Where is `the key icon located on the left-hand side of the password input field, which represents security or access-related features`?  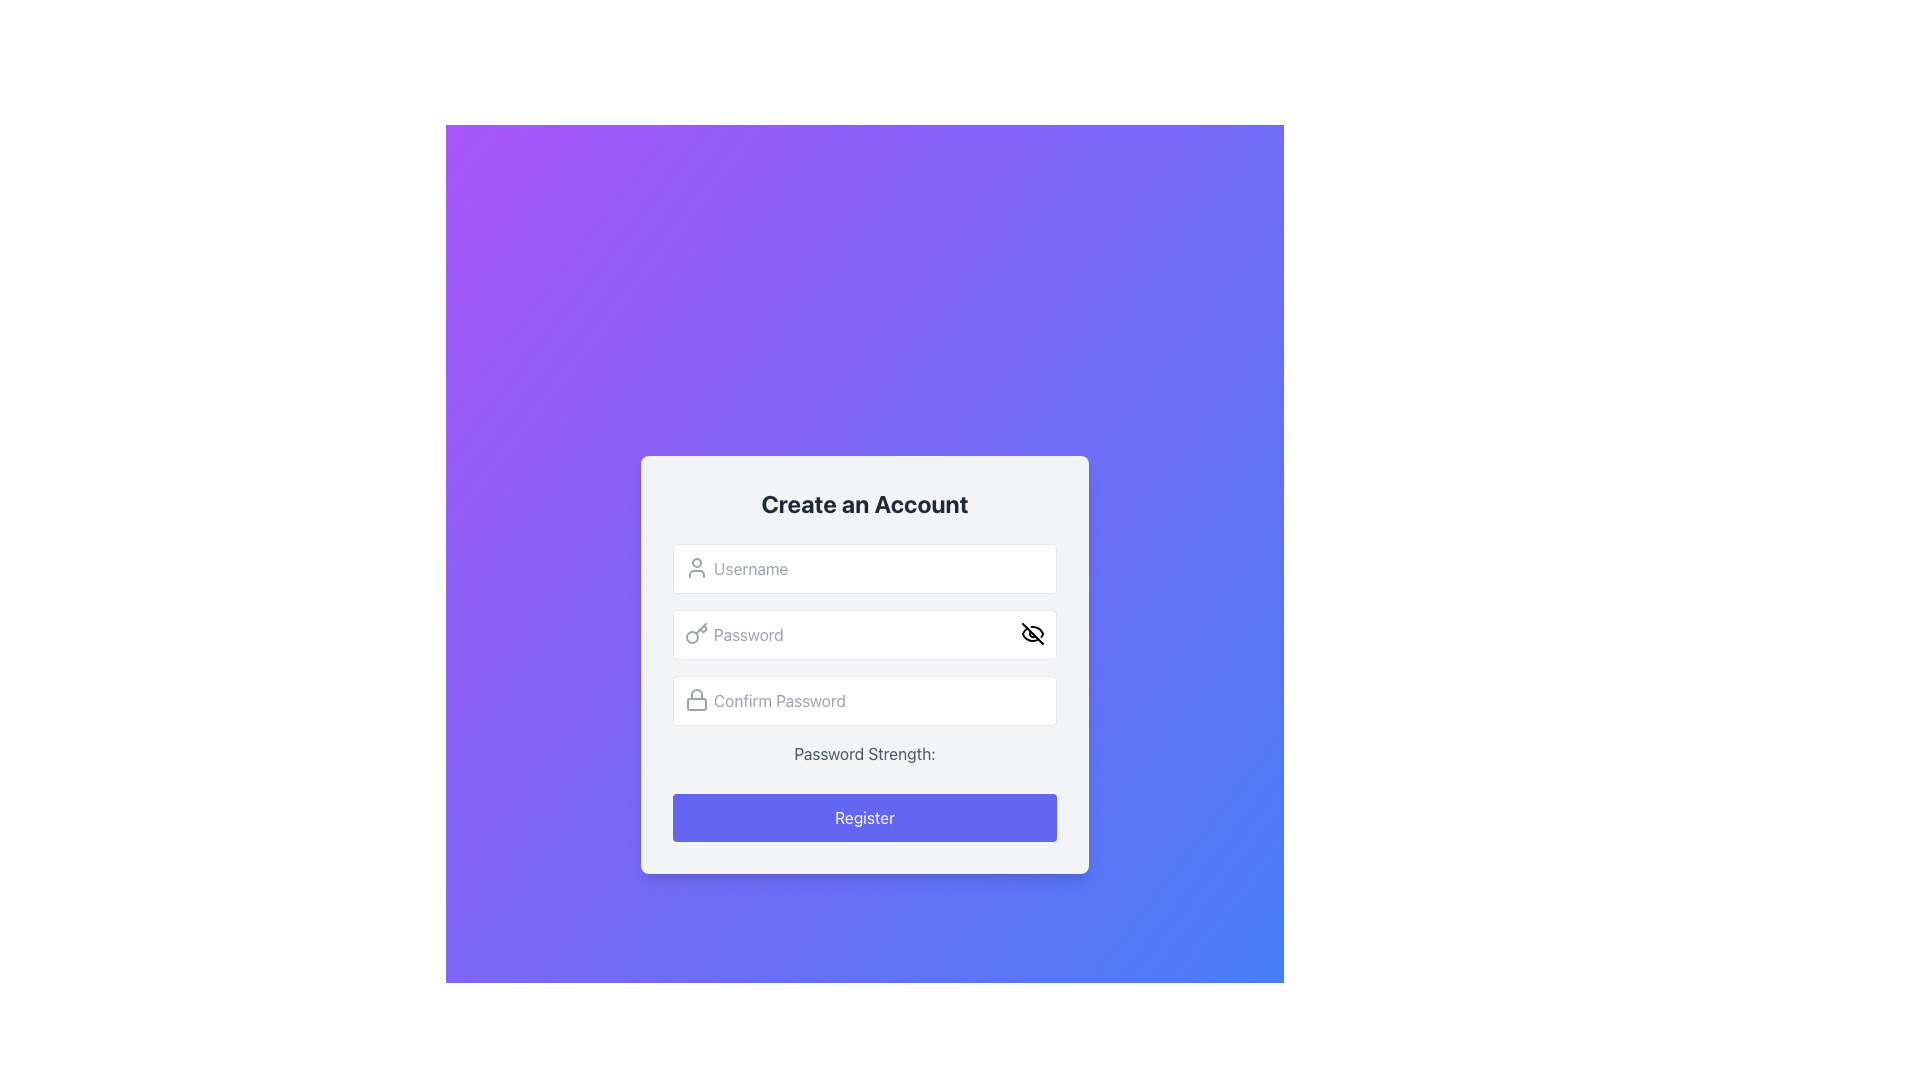 the key icon located on the left-hand side of the password input field, which represents security or access-related features is located at coordinates (696, 633).